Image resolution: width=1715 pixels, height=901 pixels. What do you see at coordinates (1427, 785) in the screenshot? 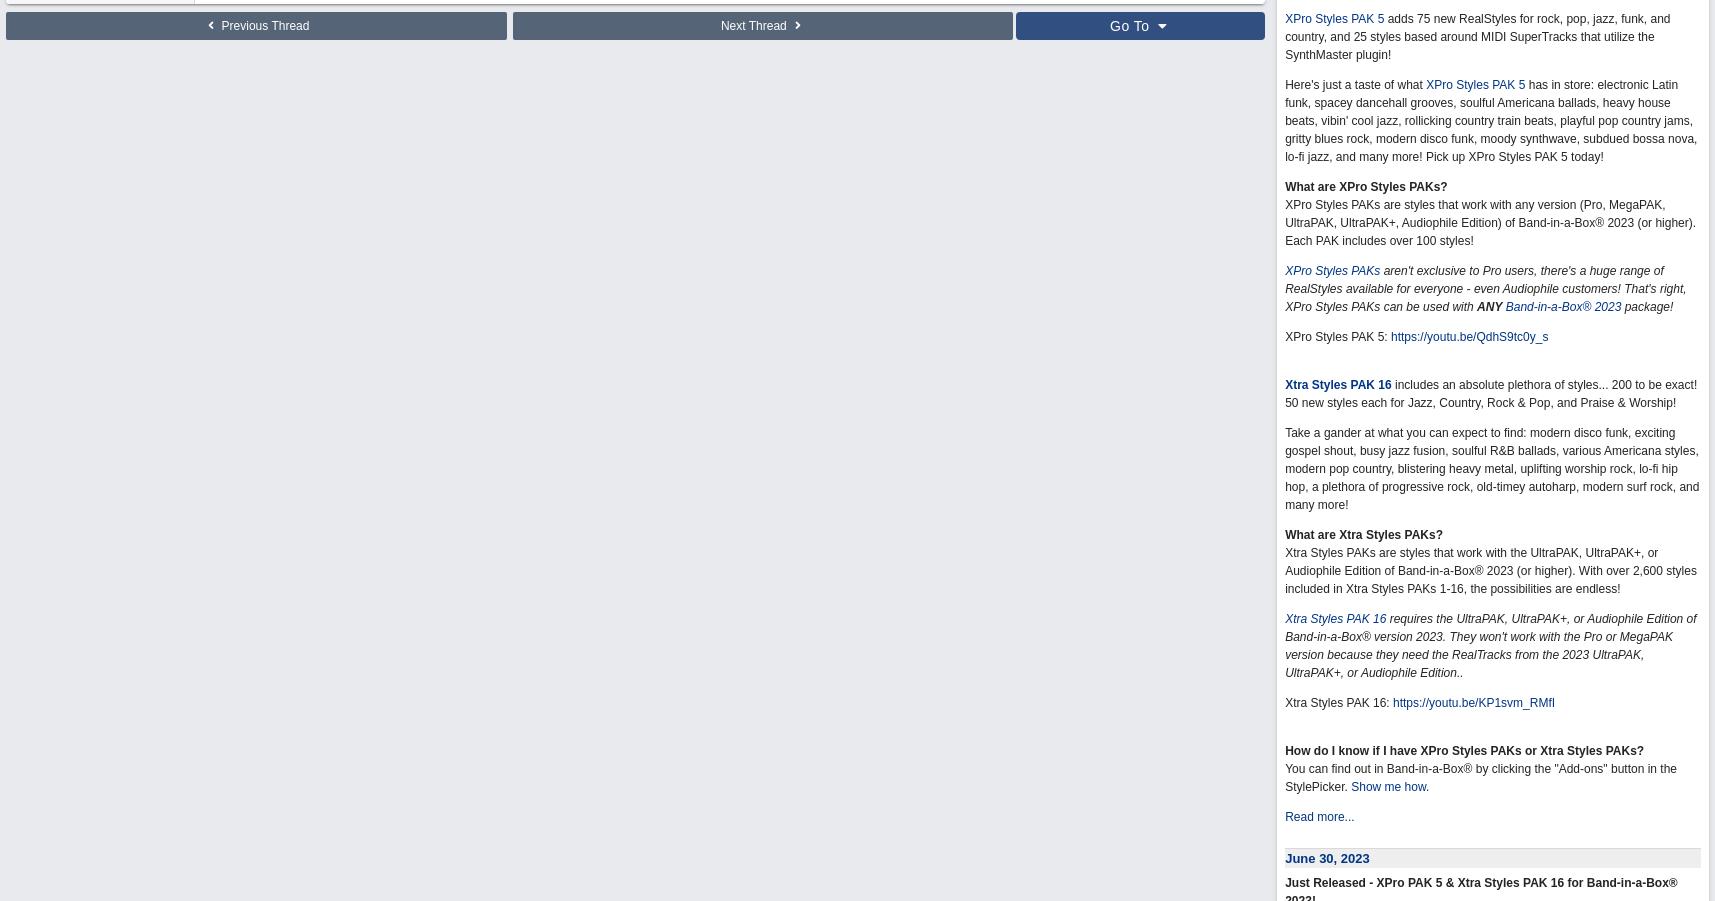
I see `'.'` at bounding box center [1427, 785].